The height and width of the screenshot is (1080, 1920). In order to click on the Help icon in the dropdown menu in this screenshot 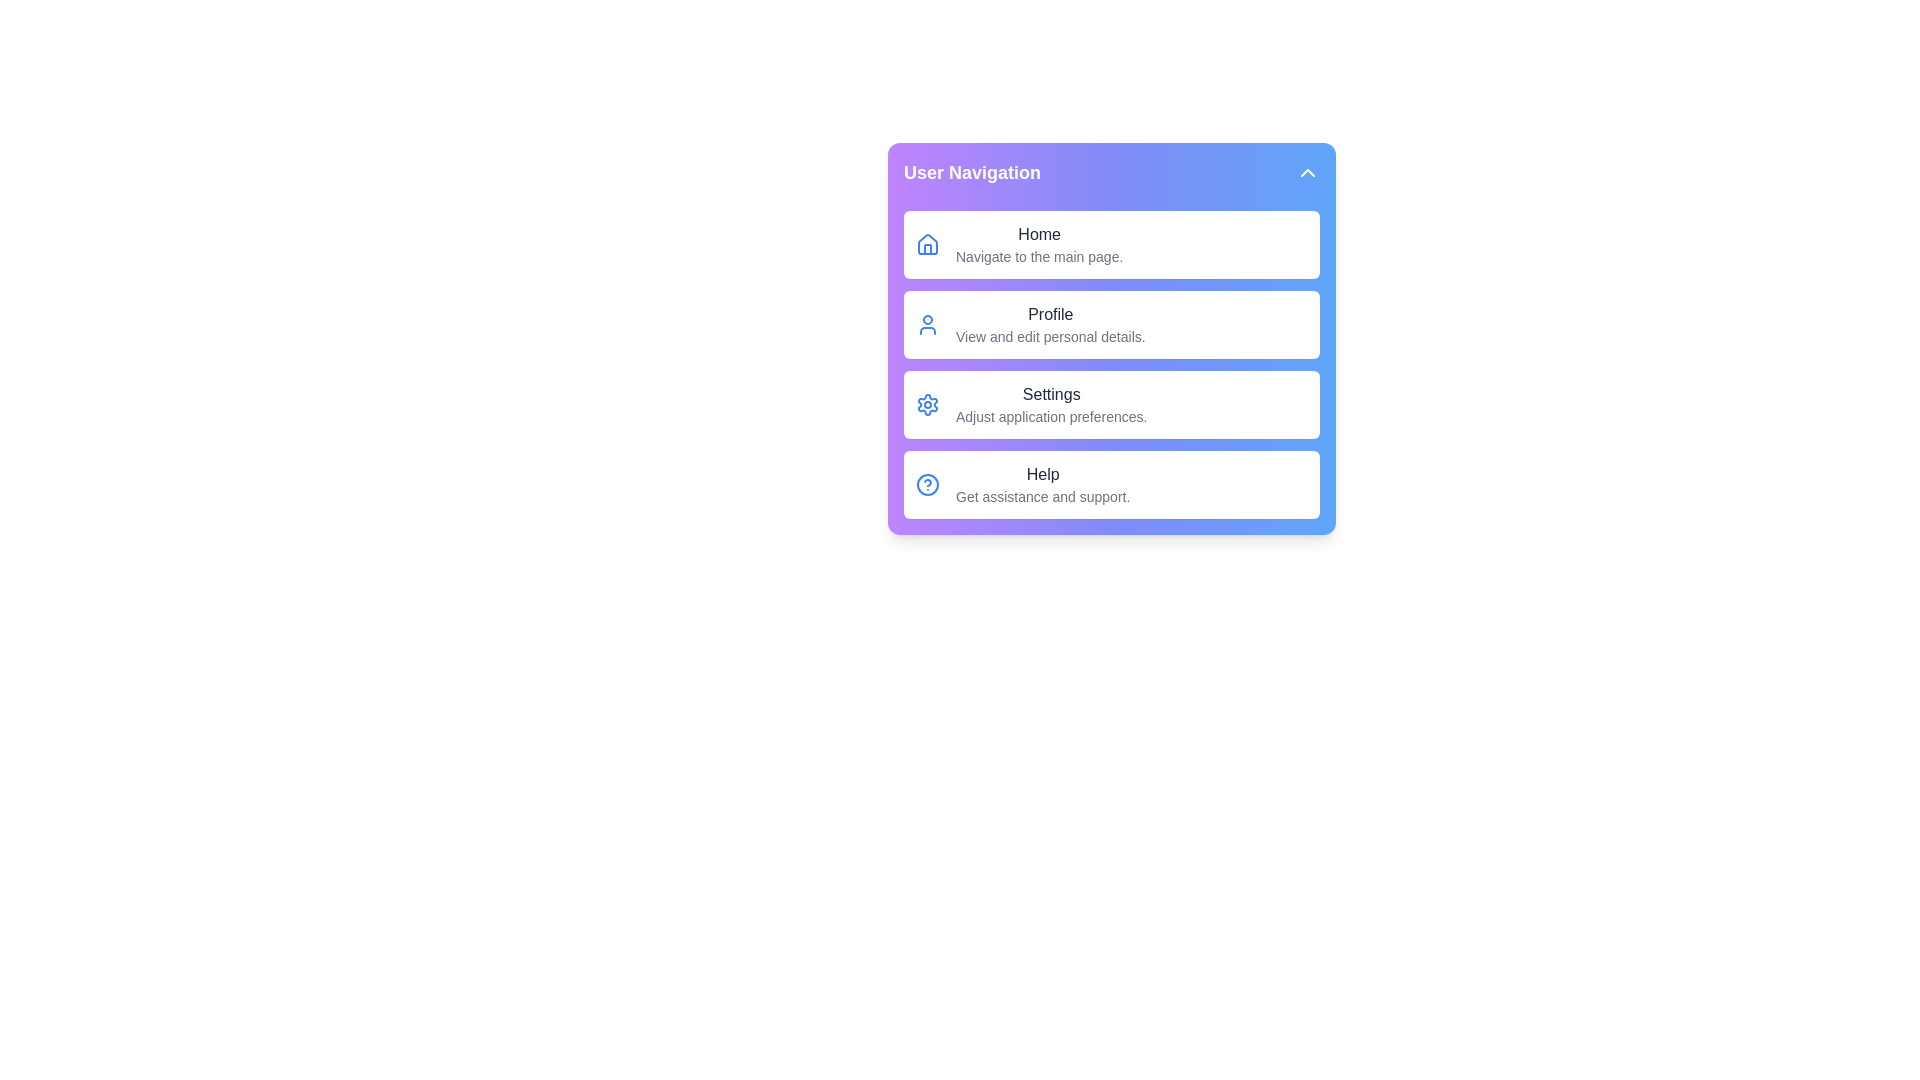, I will do `click(926, 485)`.